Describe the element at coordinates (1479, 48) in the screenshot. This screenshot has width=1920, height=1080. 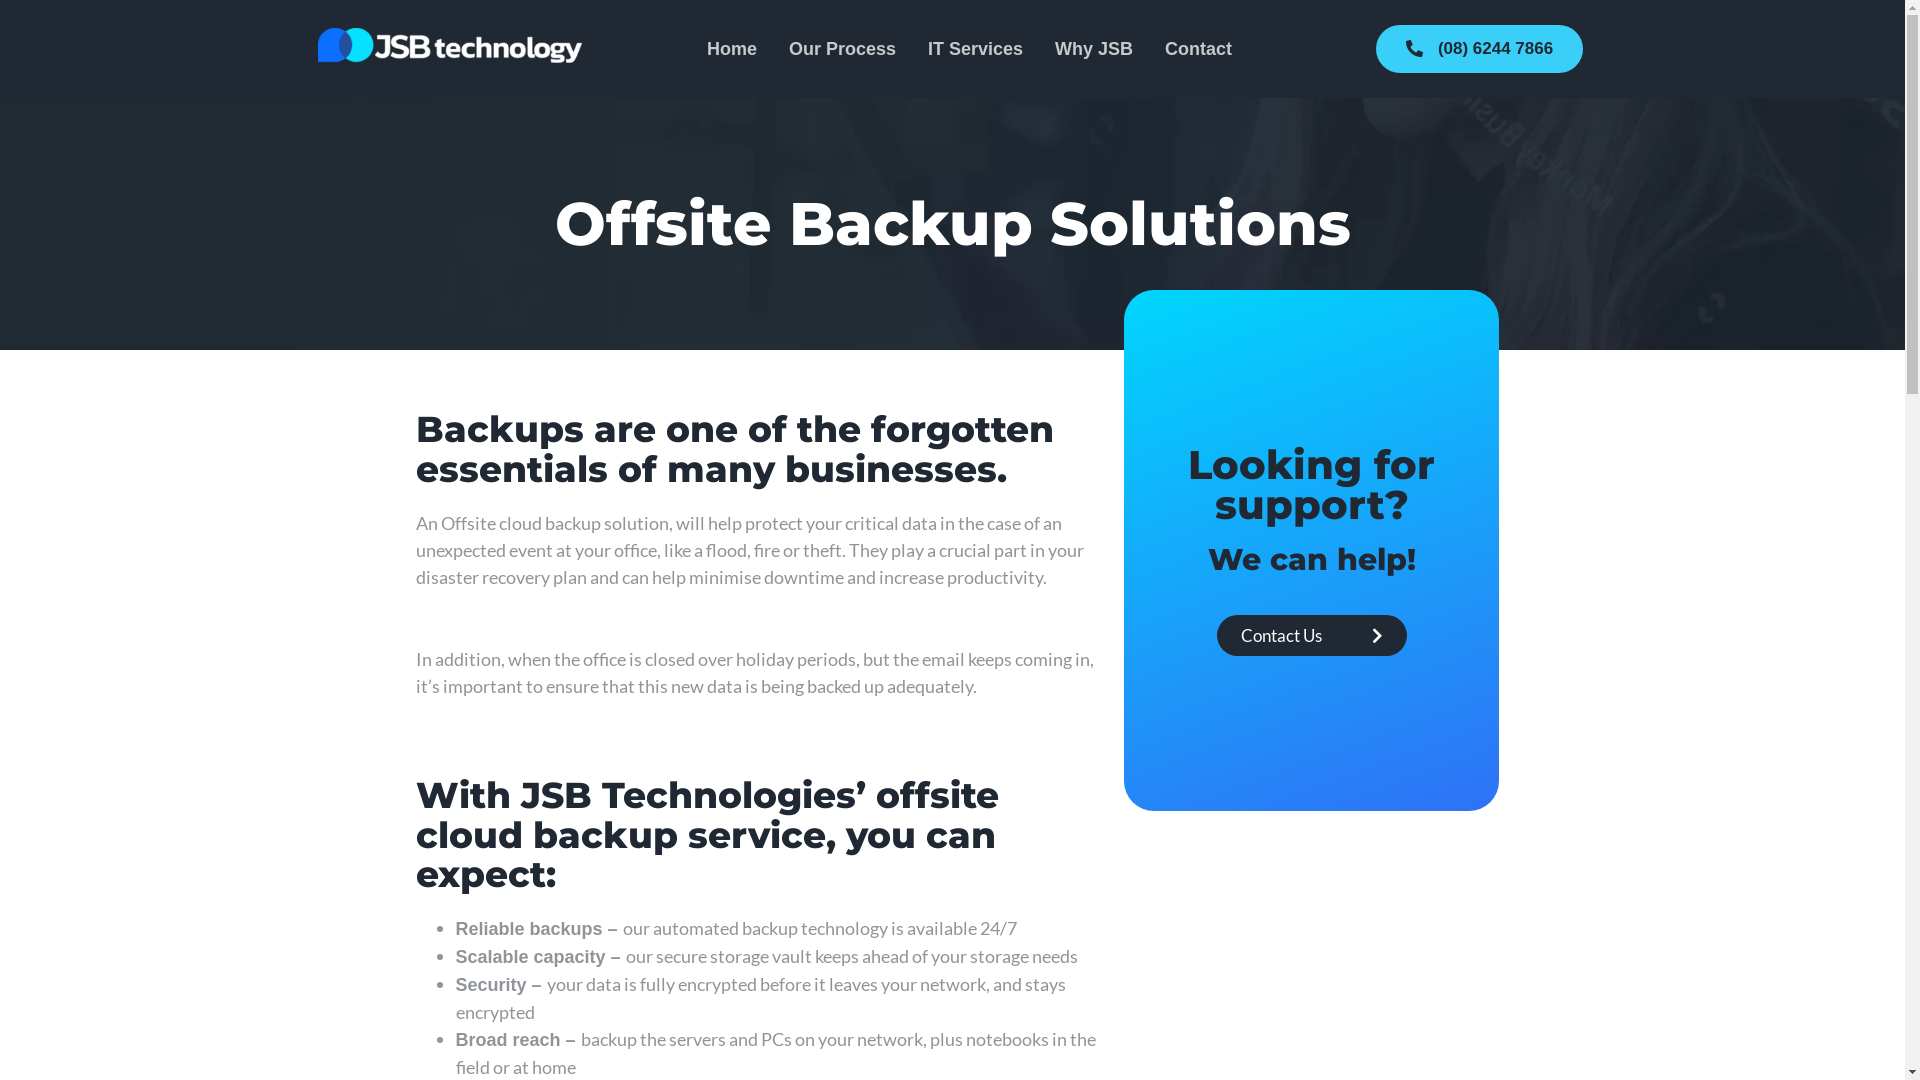
I see `'(08) 6244 7866'` at that location.